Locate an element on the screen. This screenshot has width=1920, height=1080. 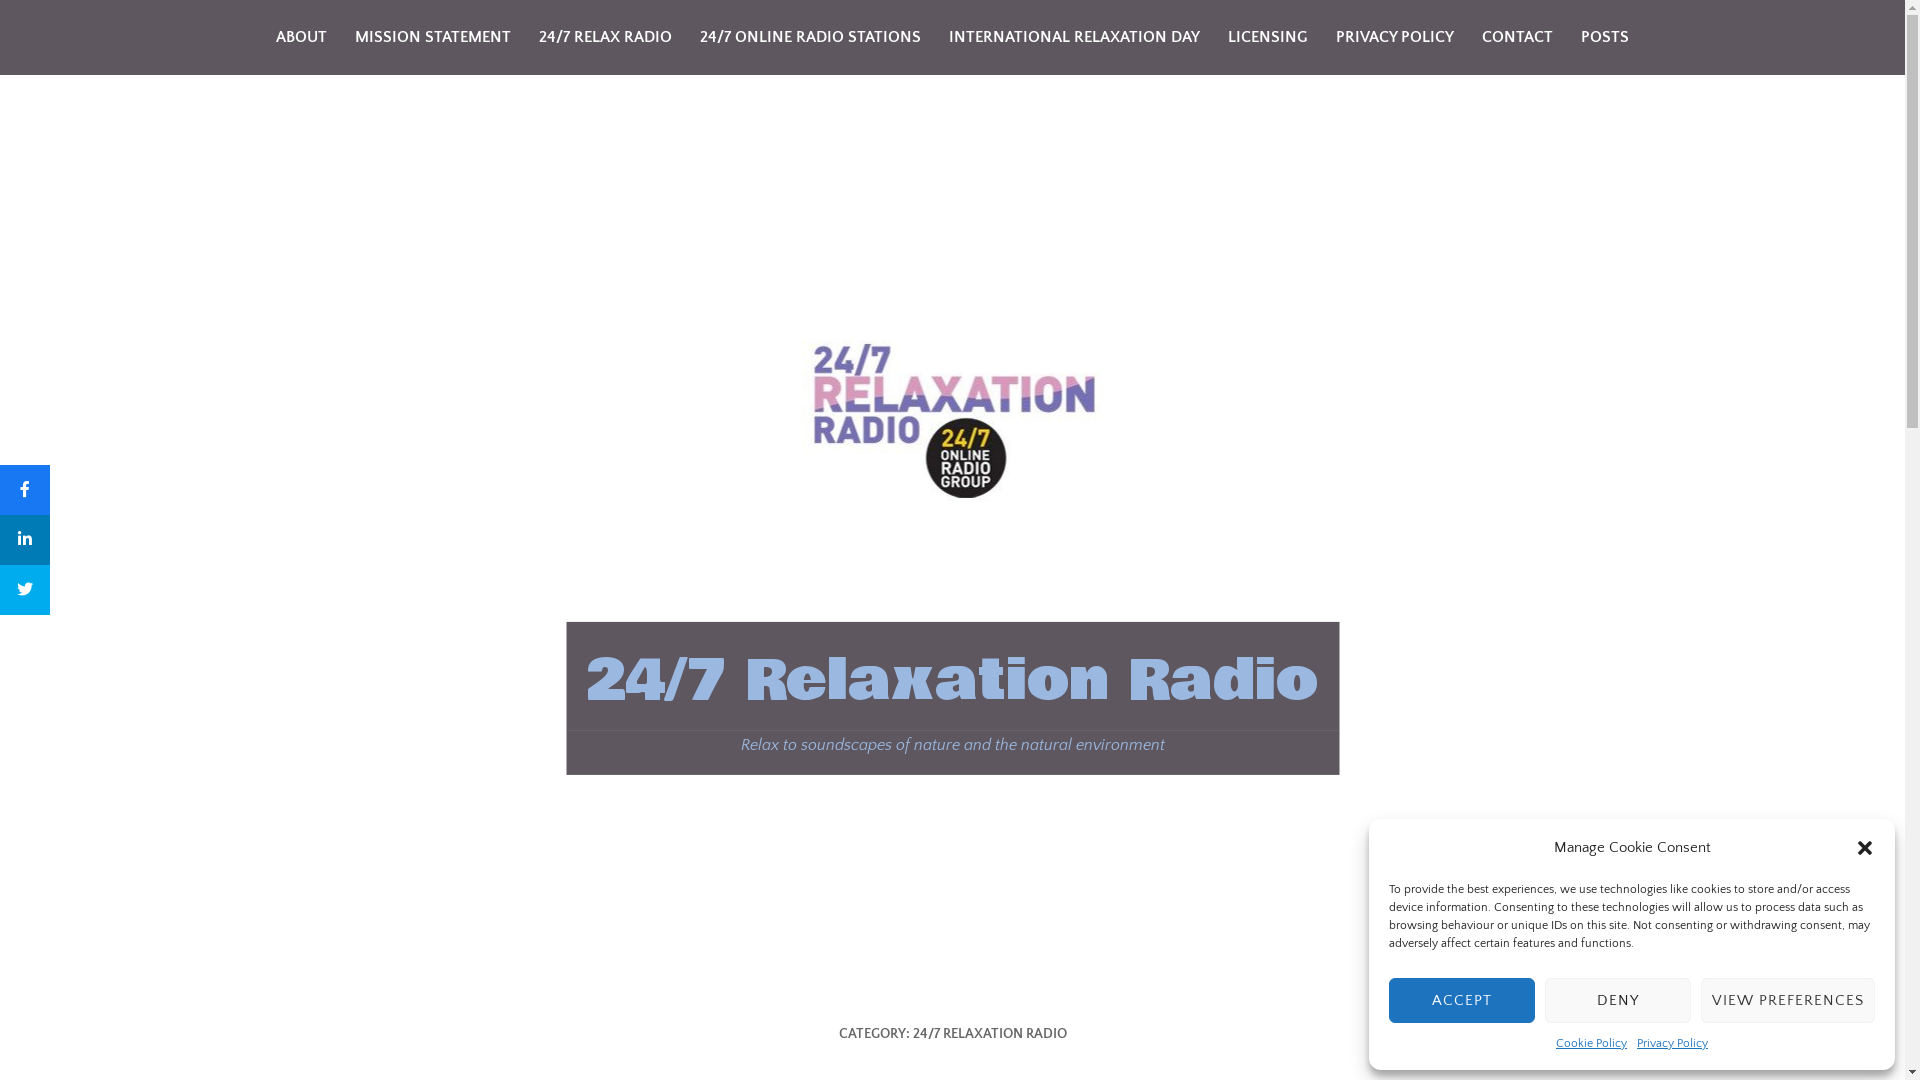
'ABOUT' is located at coordinates (300, 37).